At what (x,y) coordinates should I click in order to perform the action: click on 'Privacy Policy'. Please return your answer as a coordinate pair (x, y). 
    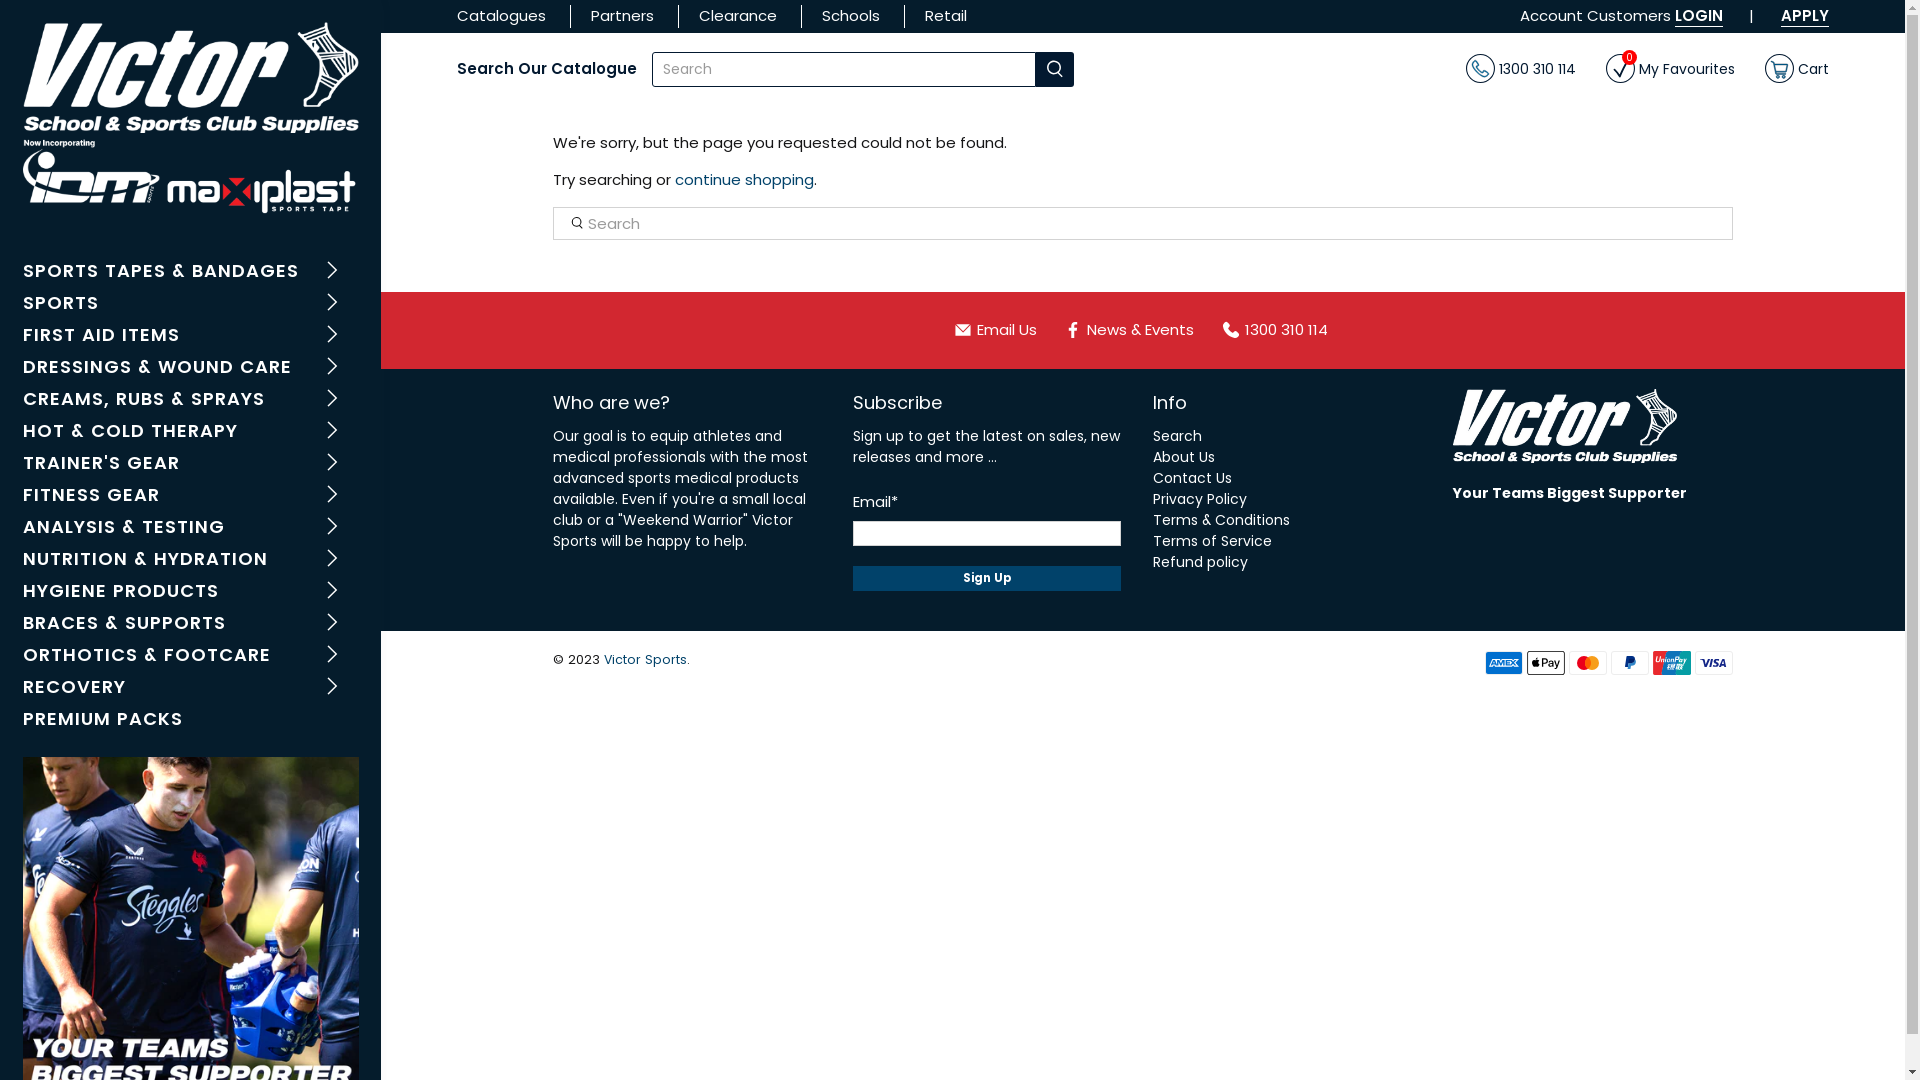
    Looking at the image, I should click on (1200, 497).